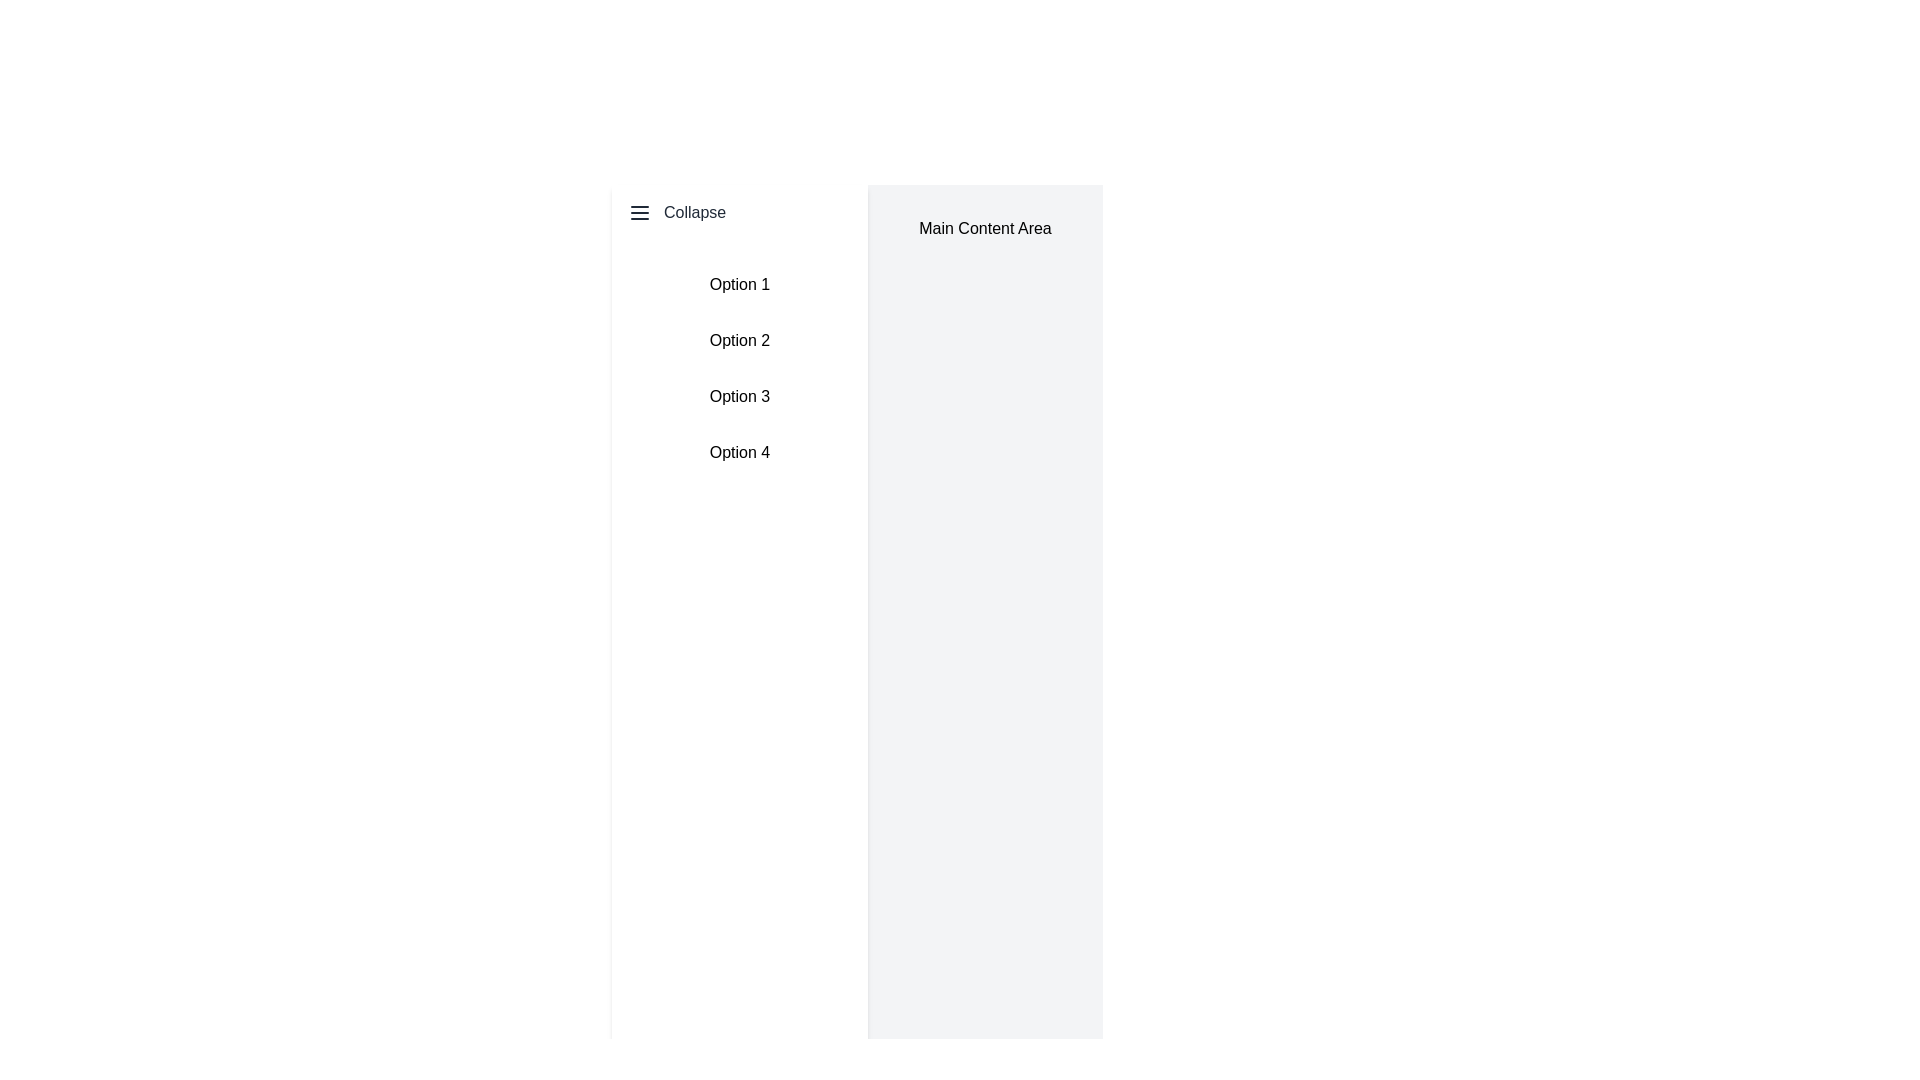 The width and height of the screenshot is (1920, 1080). What do you see at coordinates (738, 285) in the screenshot?
I see `the first selectable list item located directly below the 'Collapse' menu` at bounding box center [738, 285].